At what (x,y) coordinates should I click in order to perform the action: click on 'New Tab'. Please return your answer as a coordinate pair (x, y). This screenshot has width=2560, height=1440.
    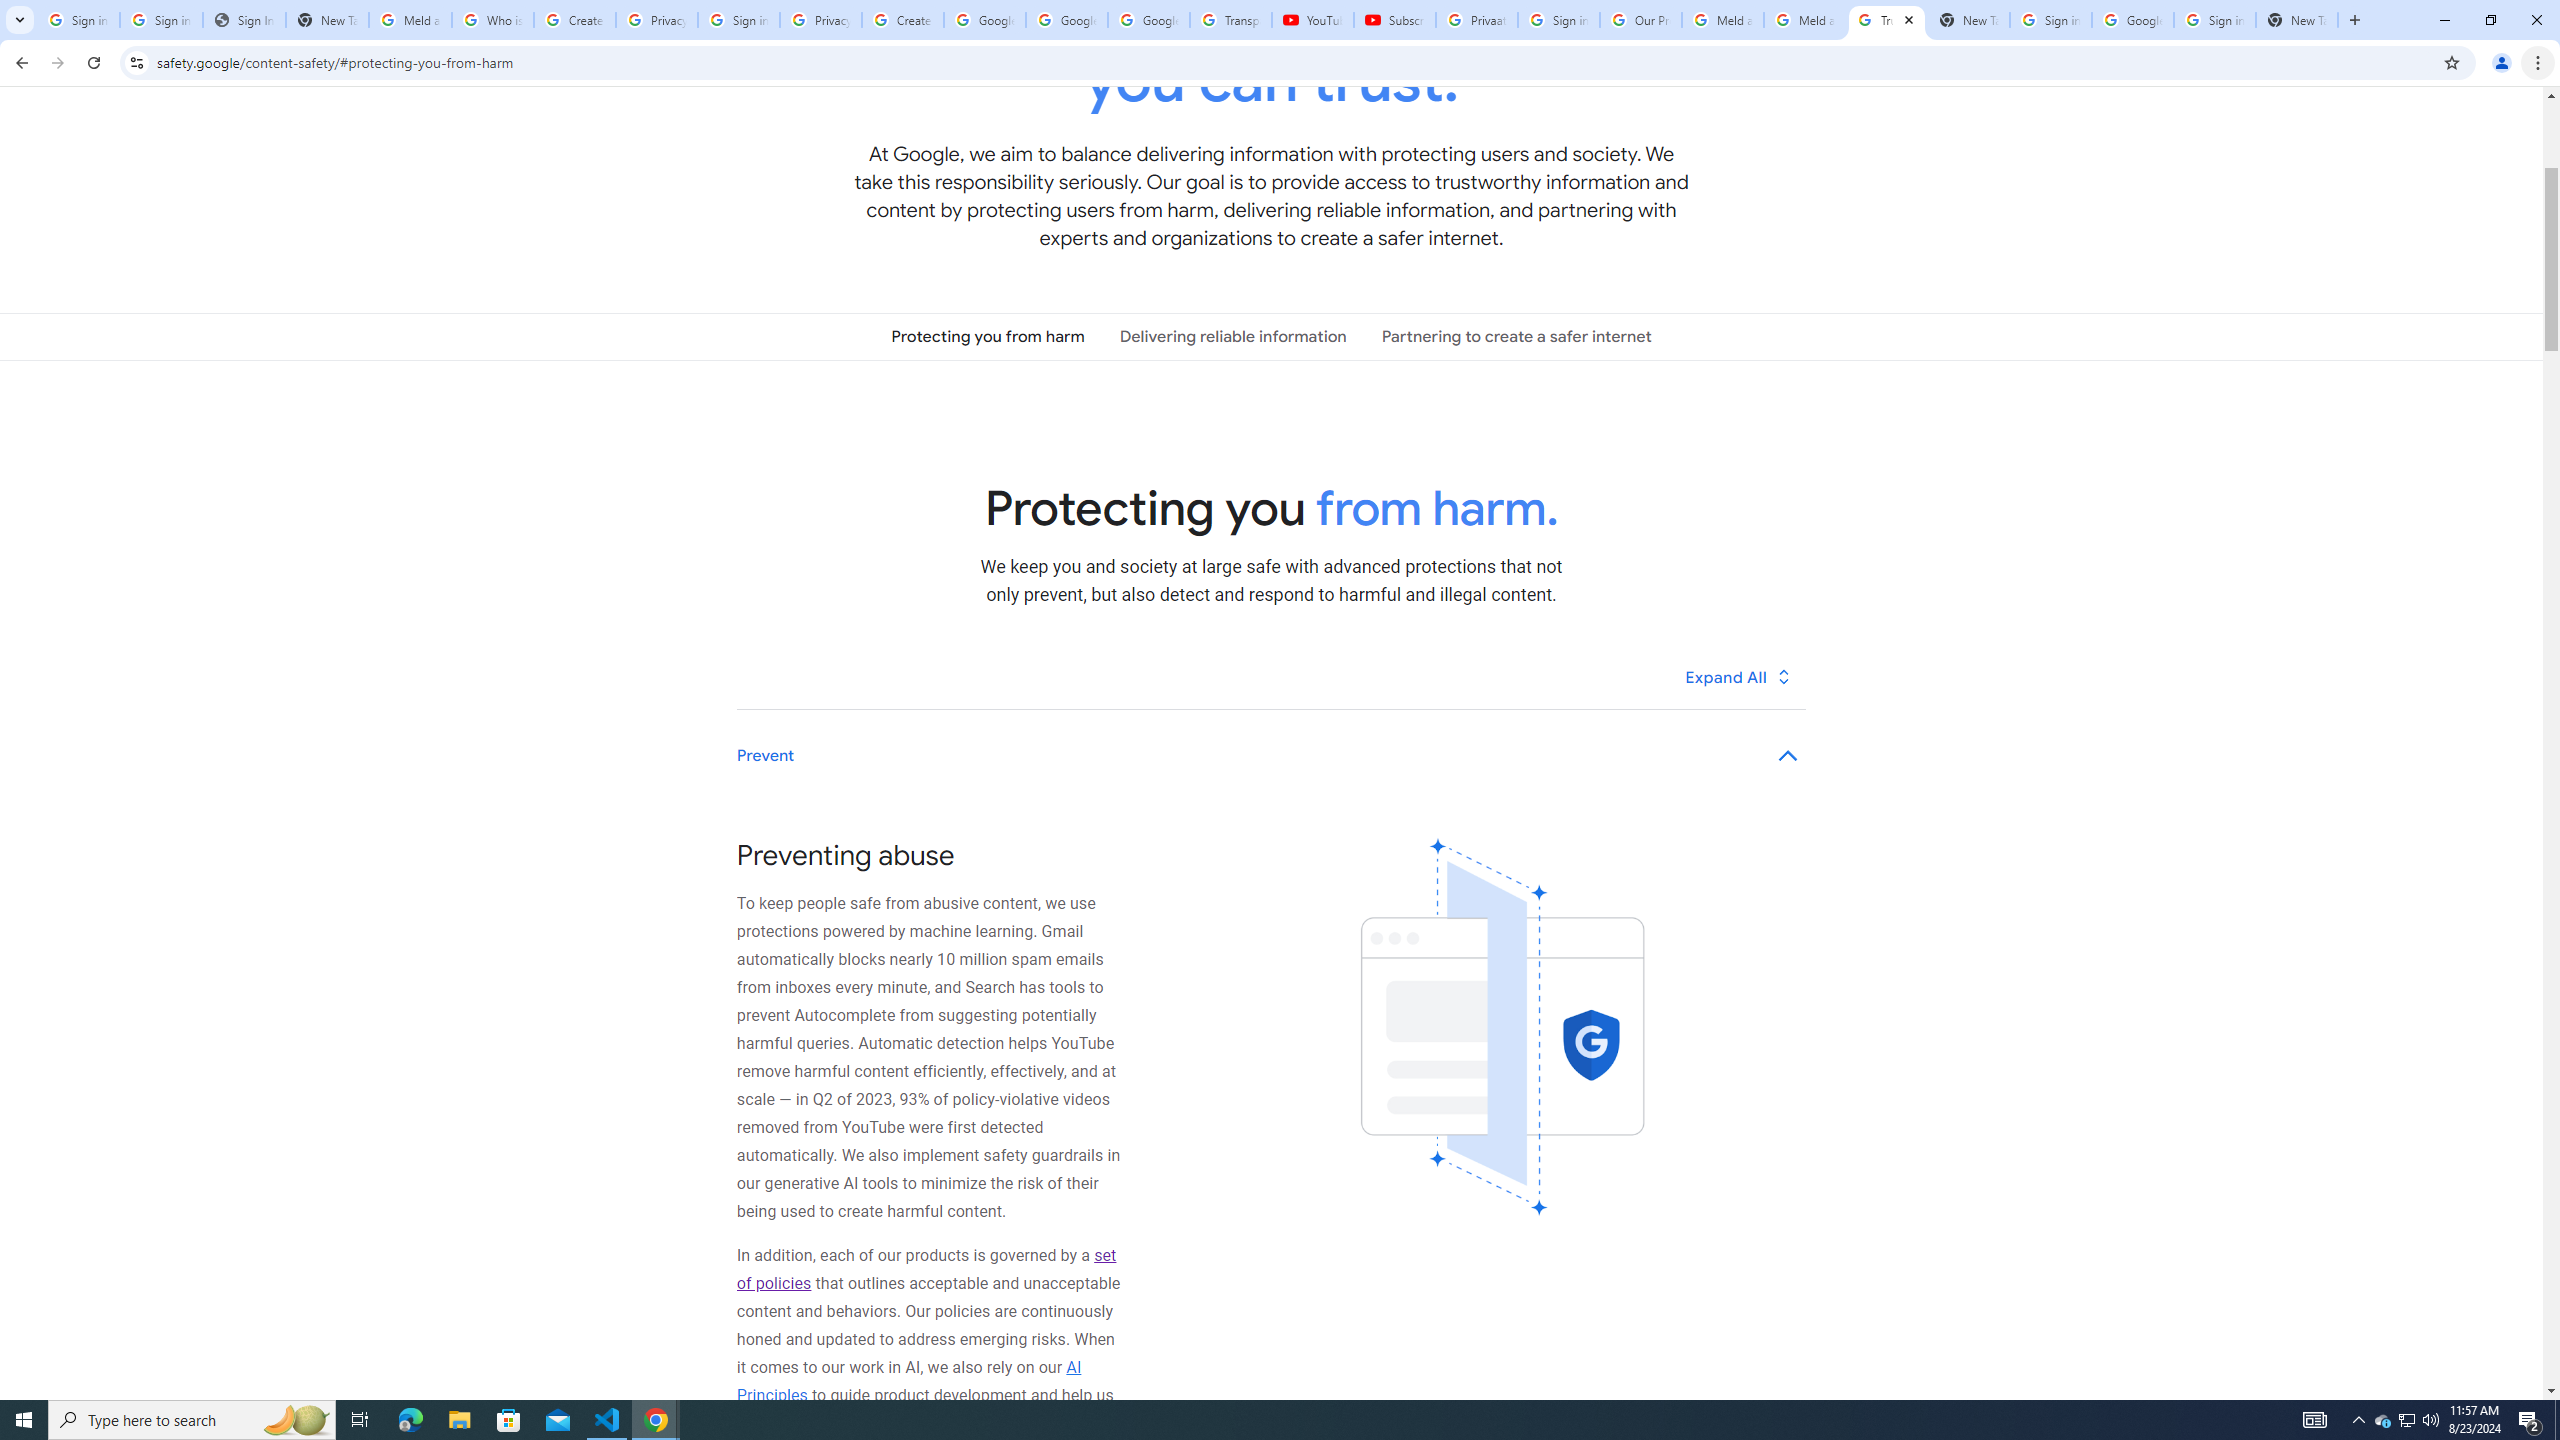
    Looking at the image, I should click on (2296, 19).